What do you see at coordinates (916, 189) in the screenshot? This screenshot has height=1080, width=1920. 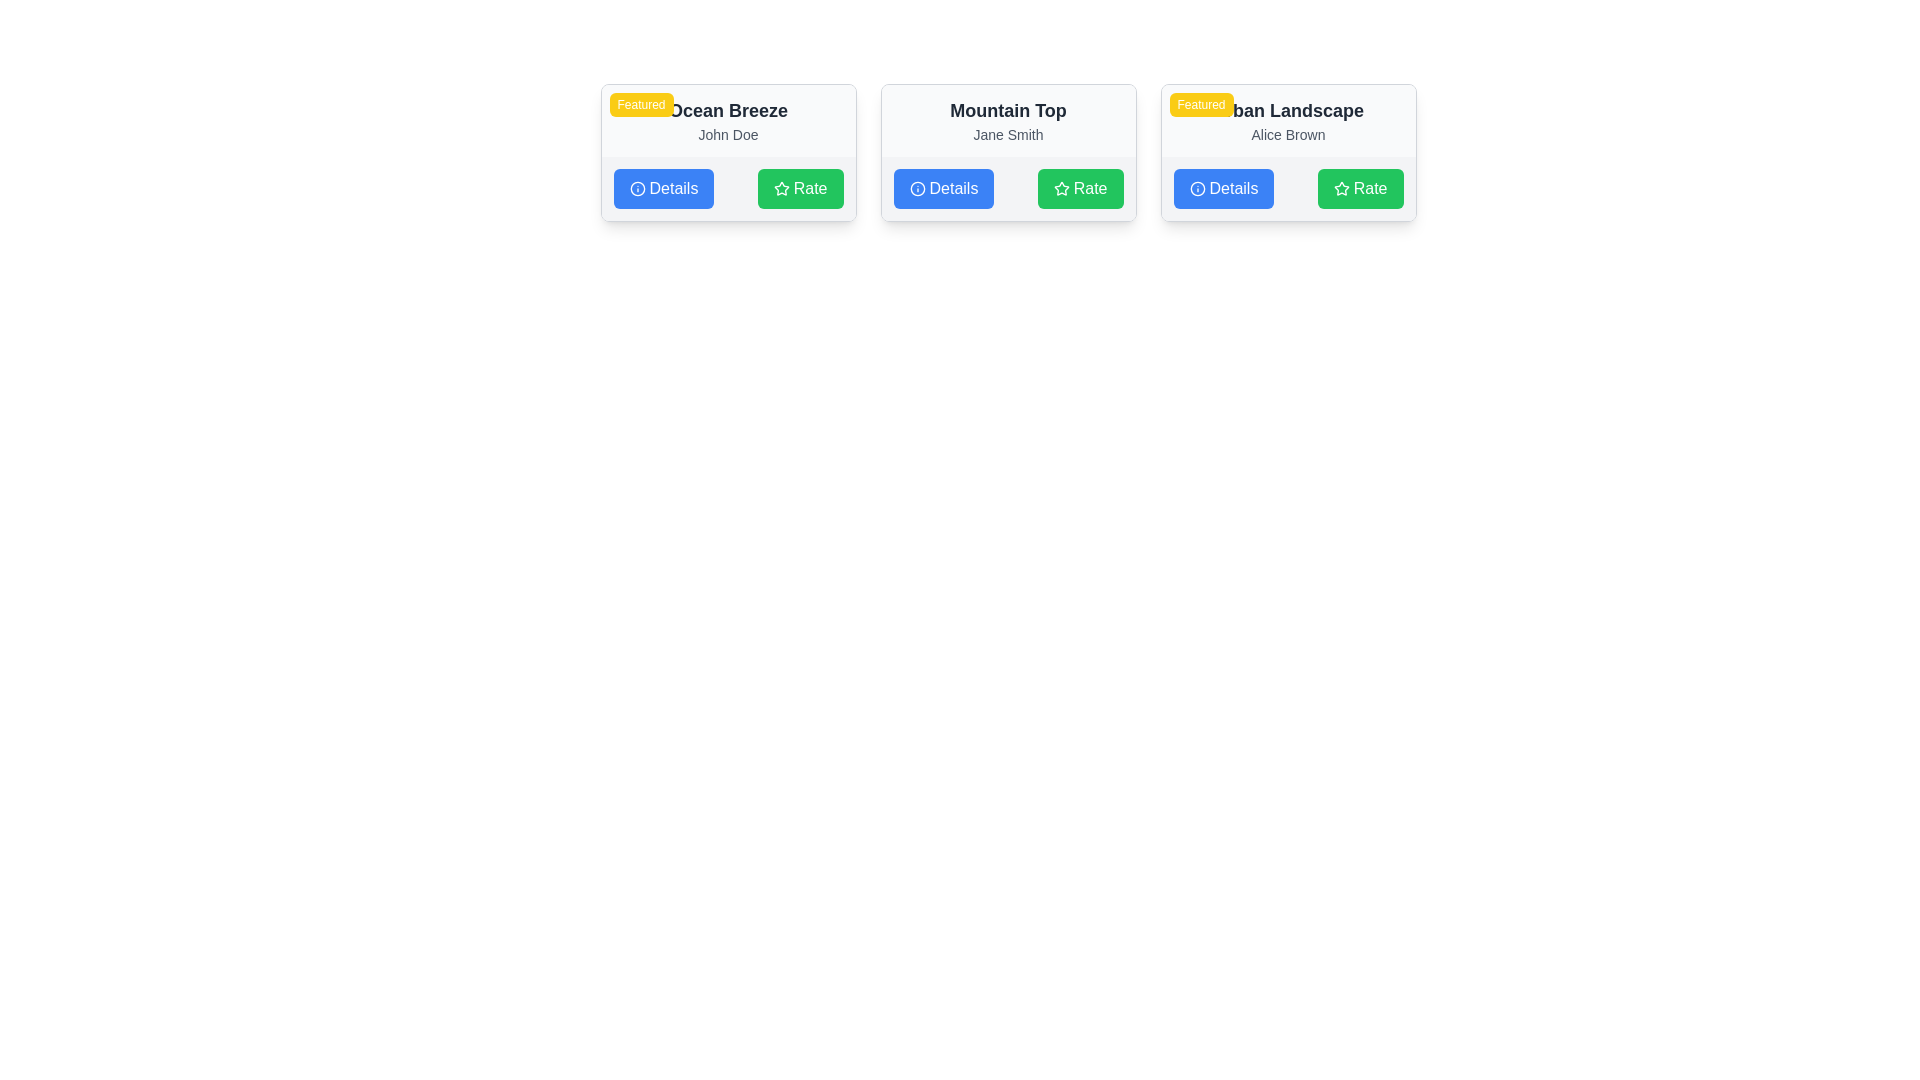 I see `the decorative icon integrated within the 'Details' button of the 'Mountain Top' card, which is the second card in the interface` at bounding box center [916, 189].